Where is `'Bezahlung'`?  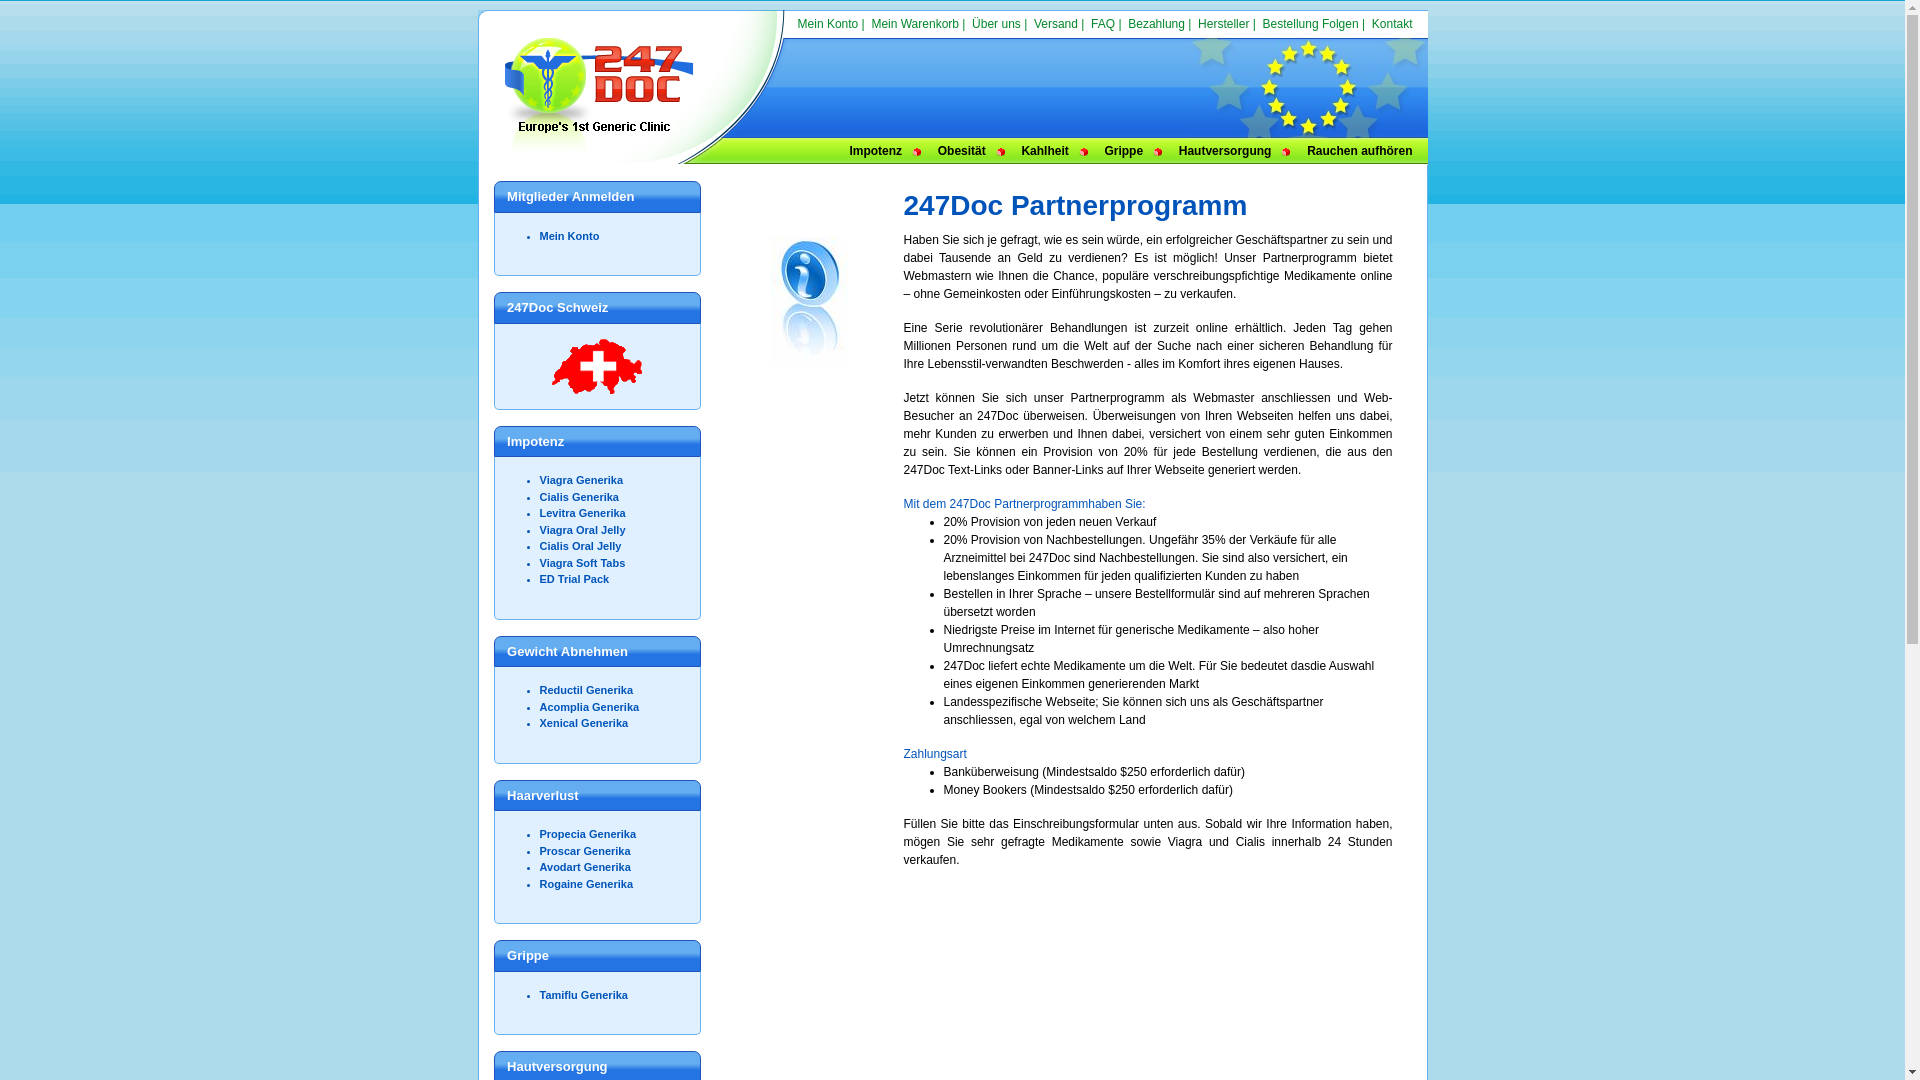
'Bezahlung' is located at coordinates (1156, 23).